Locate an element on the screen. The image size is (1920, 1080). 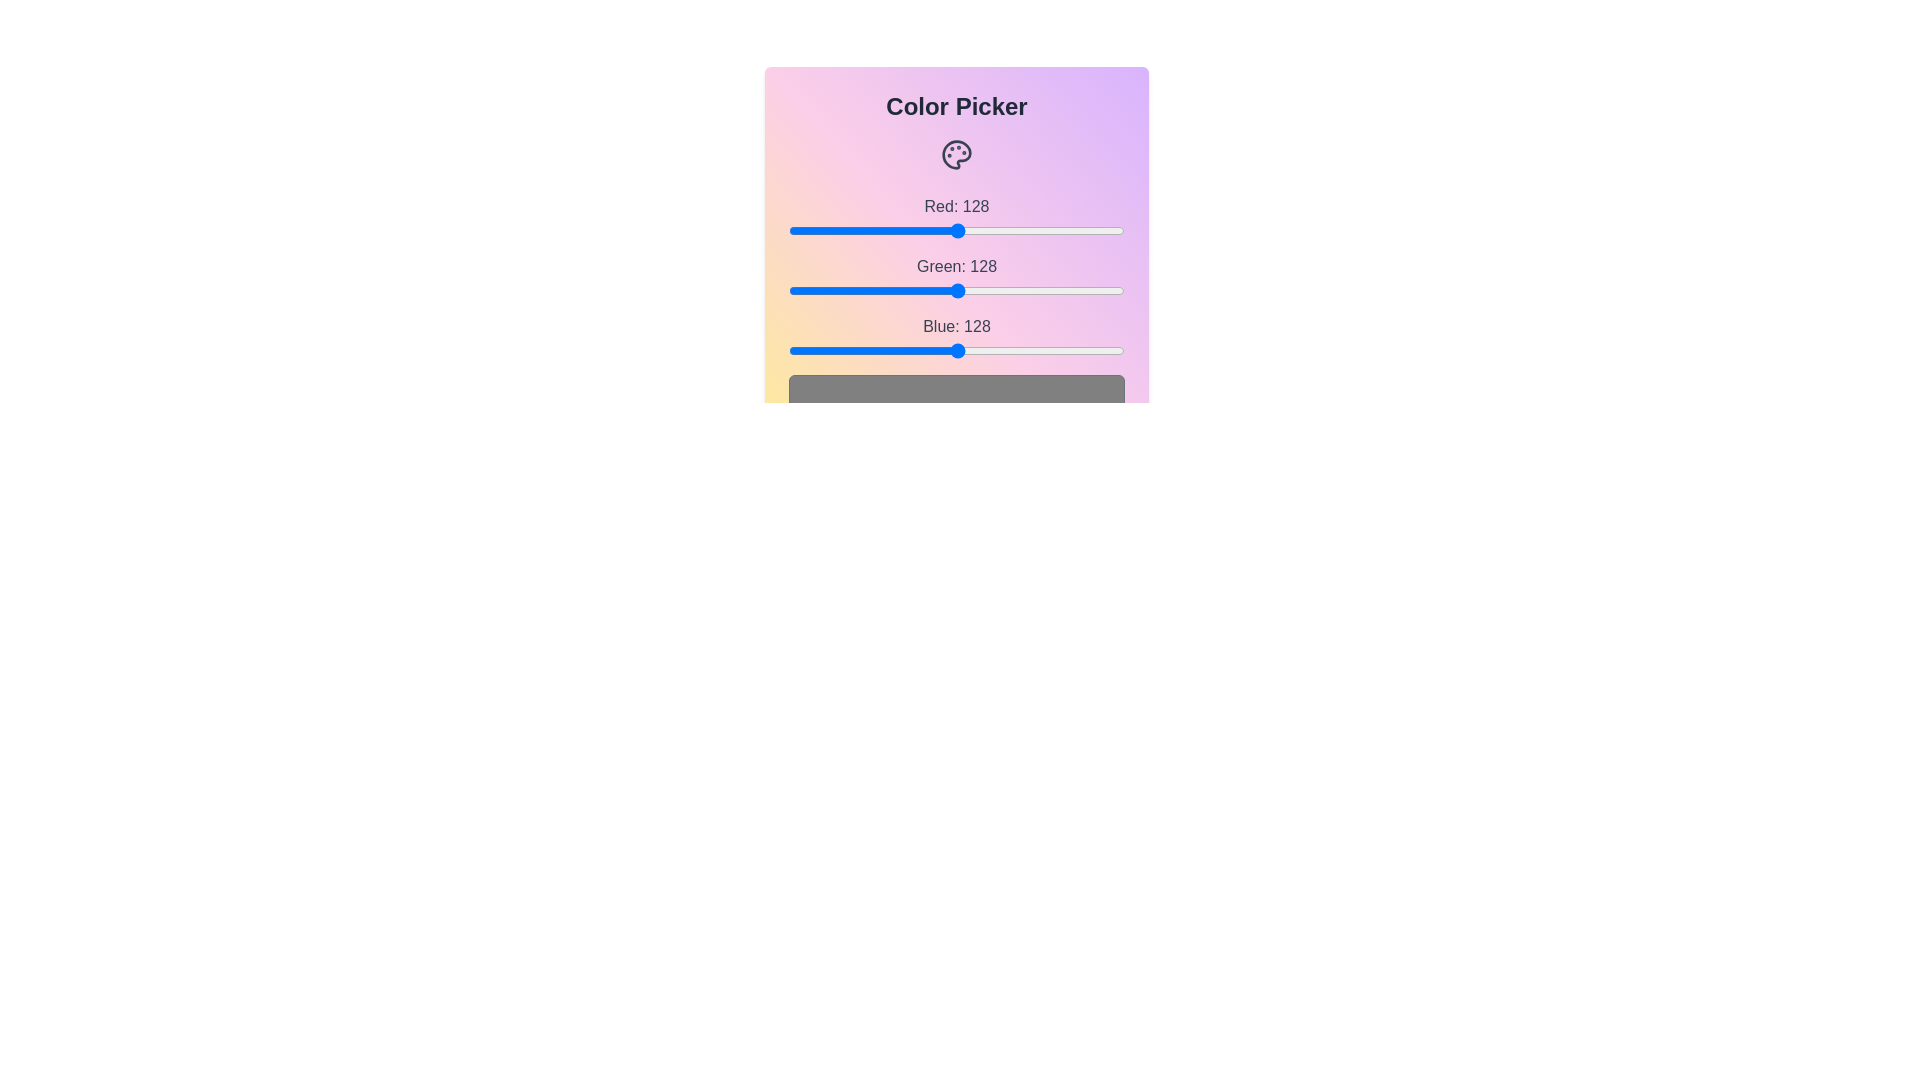
the green slider to set the green channel value to 154 is located at coordinates (991, 290).